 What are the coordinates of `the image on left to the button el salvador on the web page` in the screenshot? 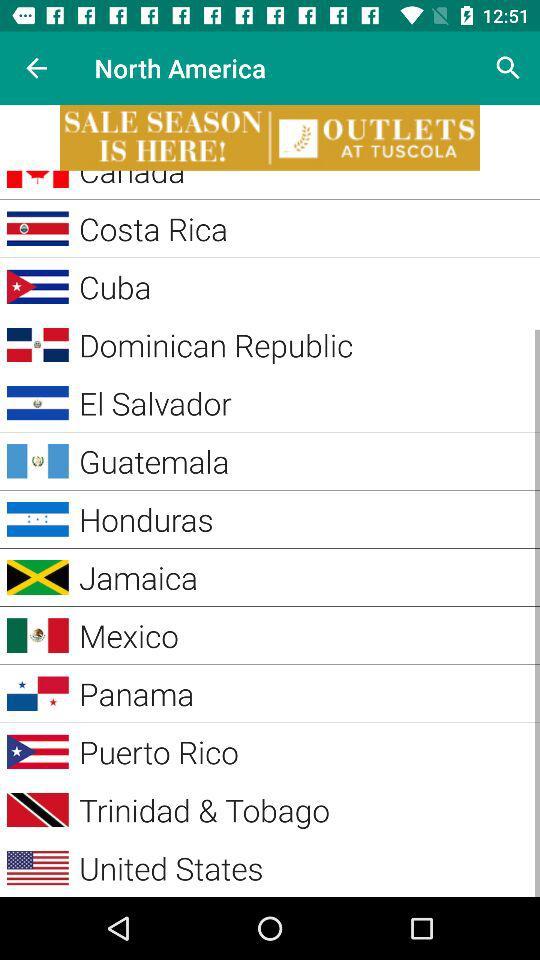 It's located at (38, 402).